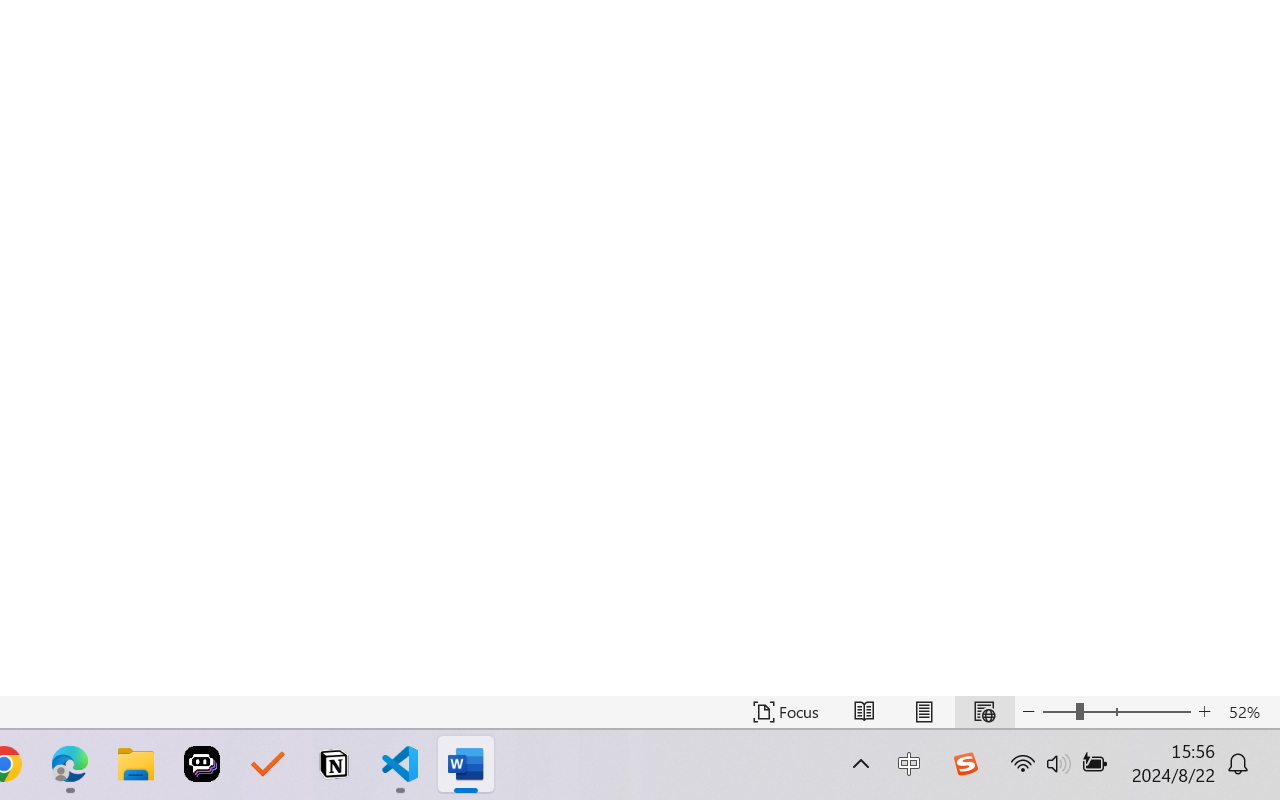 Image resolution: width=1280 pixels, height=800 pixels. Describe the element at coordinates (984, 711) in the screenshot. I see `'Web Layout'` at that location.